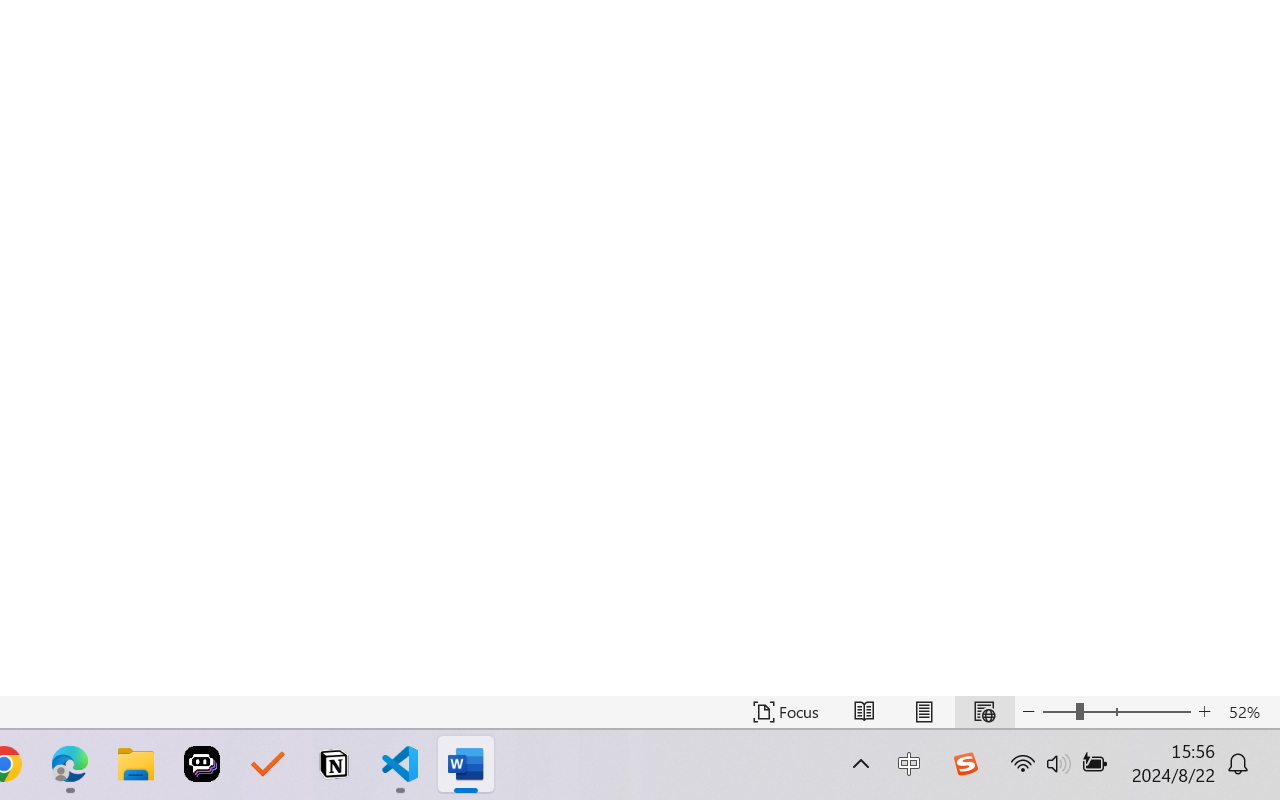 Image resolution: width=1280 pixels, height=800 pixels. Describe the element at coordinates (984, 711) in the screenshot. I see `'Web Layout'` at that location.